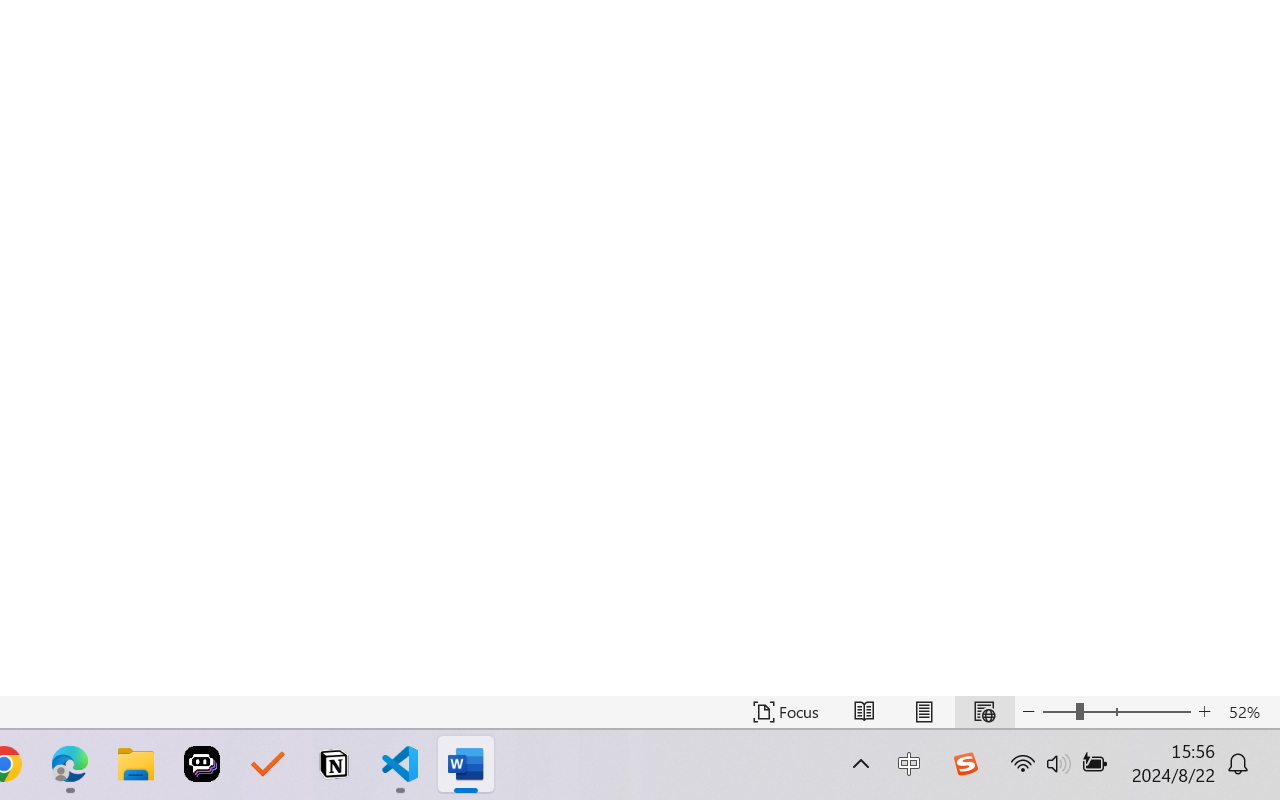 Image resolution: width=1280 pixels, height=800 pixels. Describe the element at coordinates (984, 711) in the screenshot. I see `'Web Layout'` at that location.